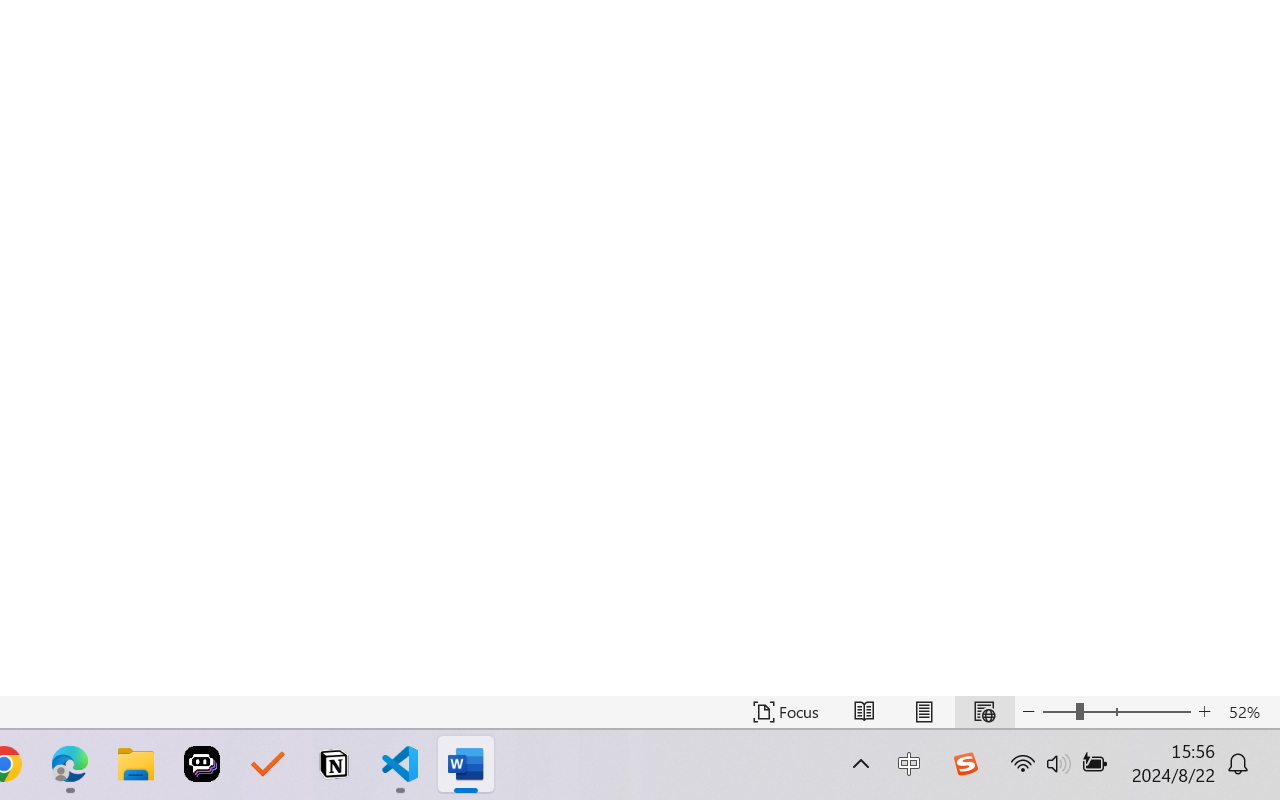 Image resolution: width=1280 pixels, height=800 pixels. Describe the element at coordinates (984, 711) in the screenshot. I see `'Web Layout'` at that location.